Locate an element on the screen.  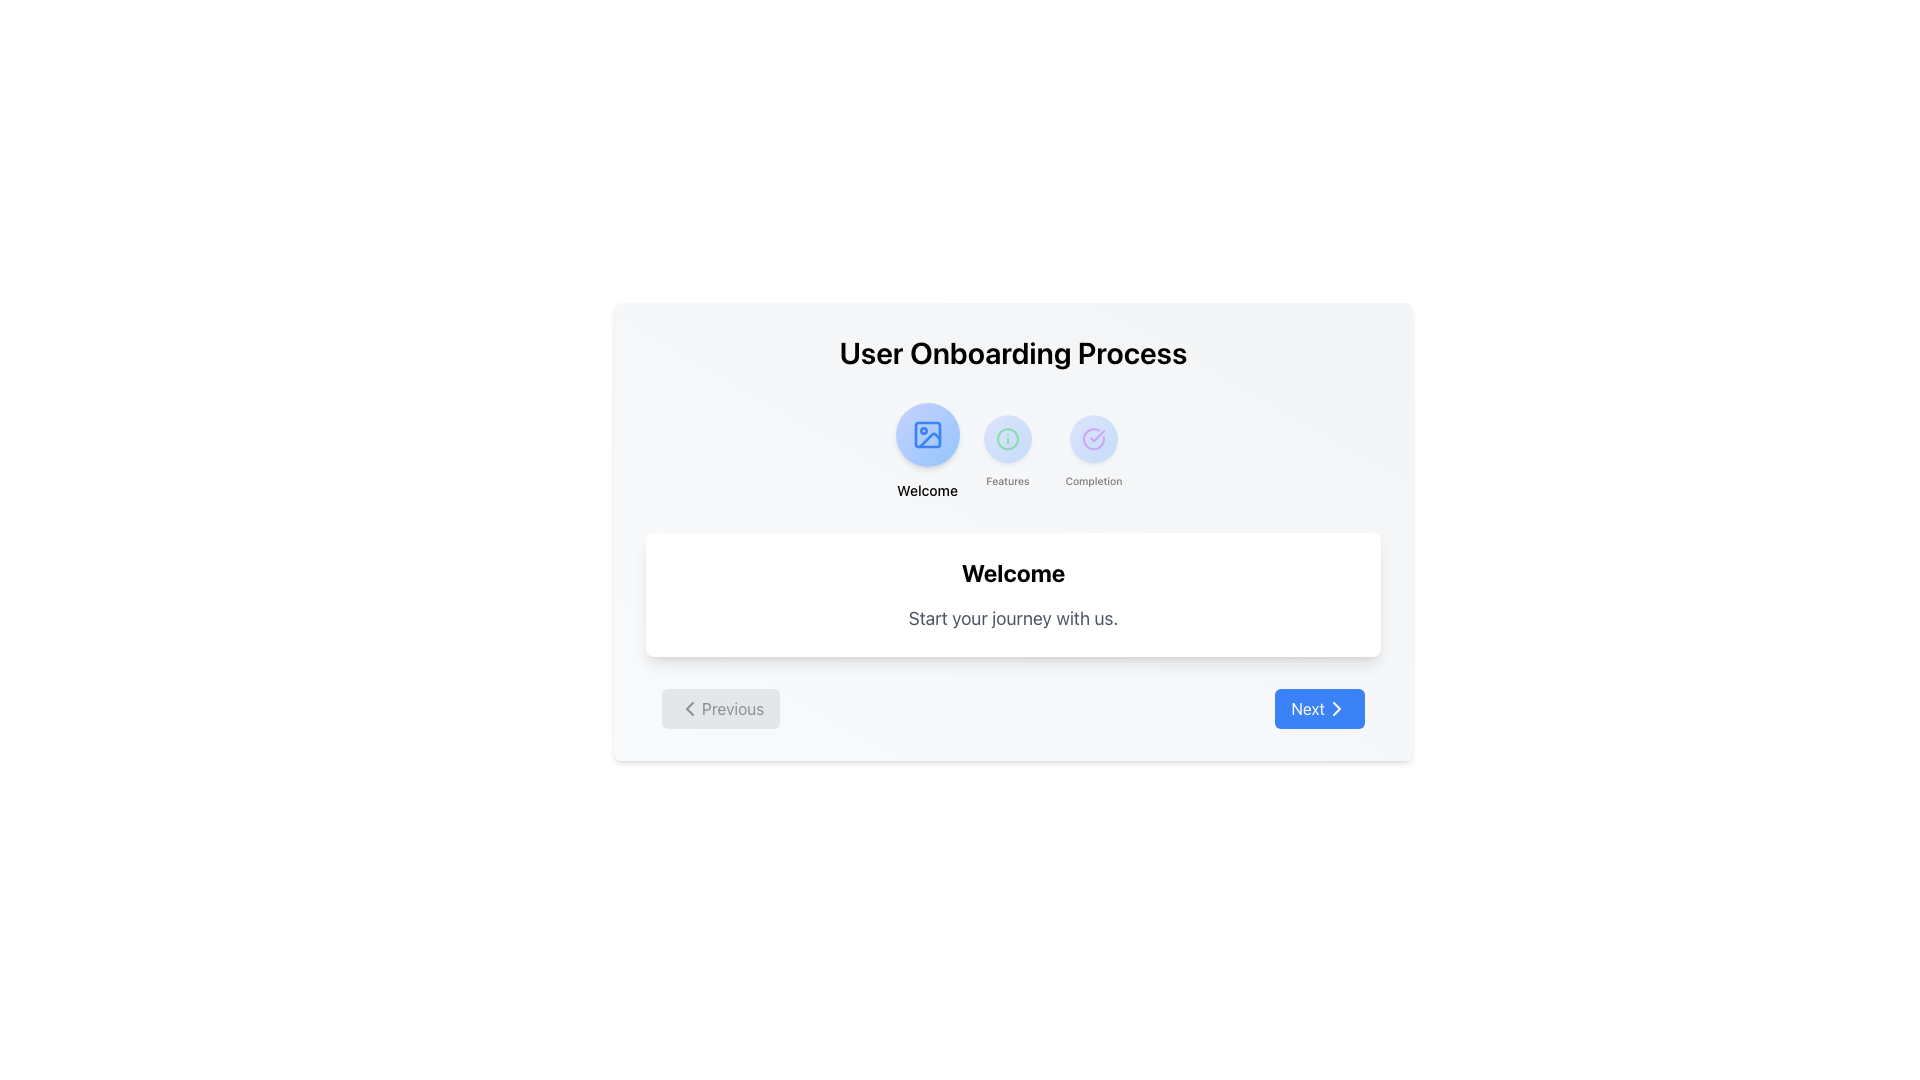
the 'Features' button in the user onboarding process is located at coordinates (1007, 451).